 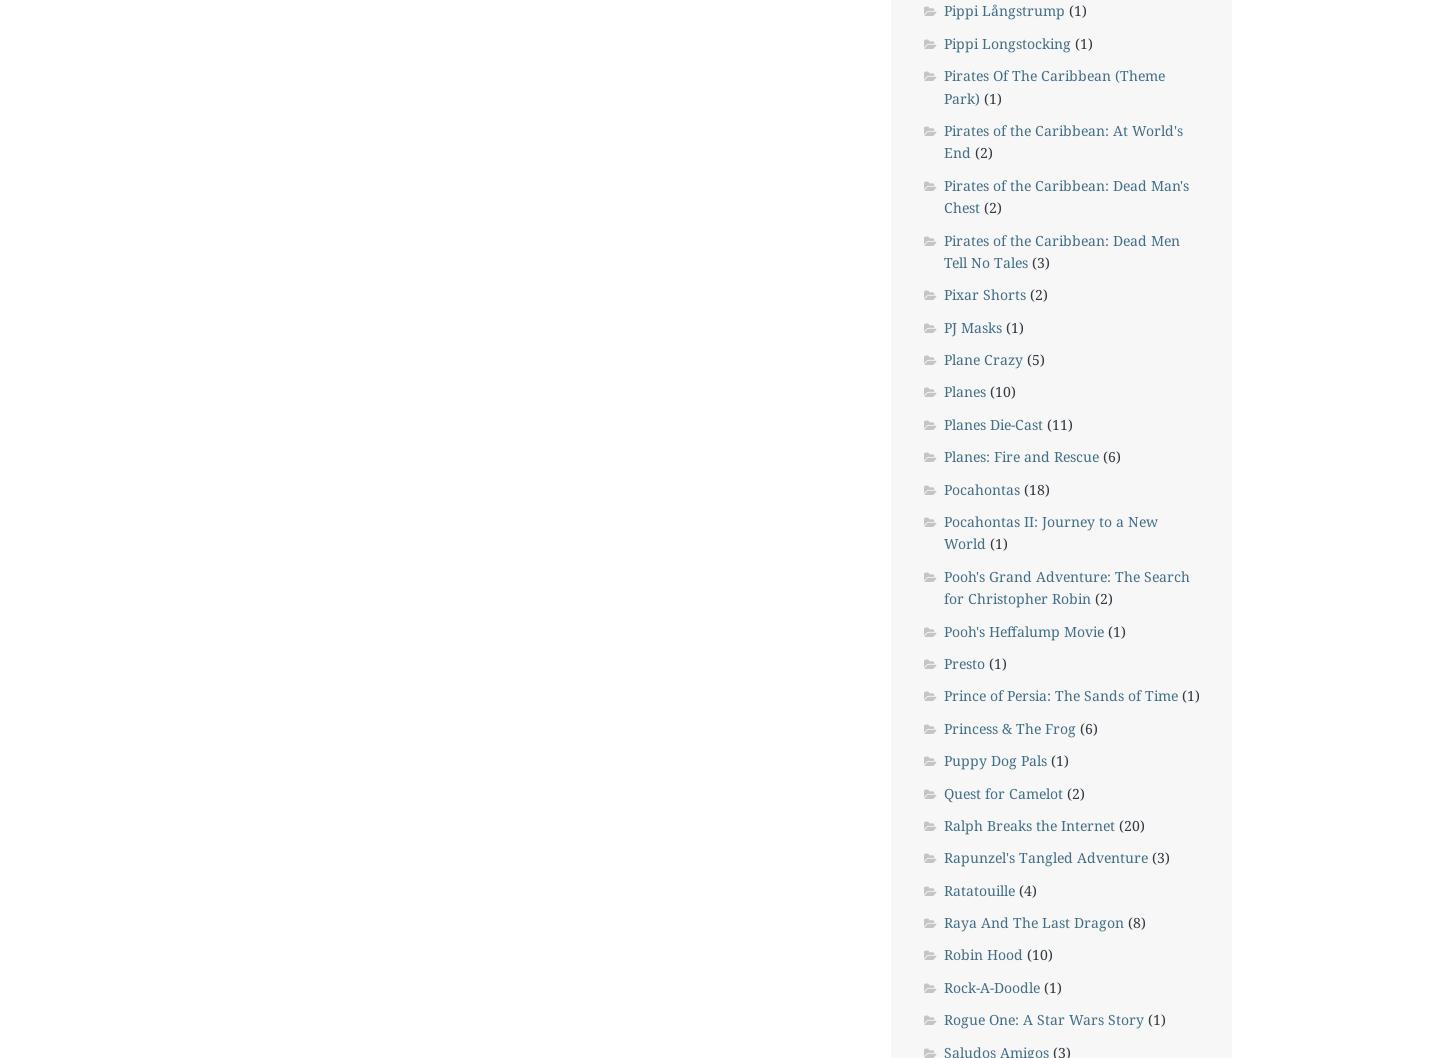 What do you see at coordinates (1008, 727) in the screenshot?
I see `'Princess & The Frog'` at bounding box center [1008, 727].